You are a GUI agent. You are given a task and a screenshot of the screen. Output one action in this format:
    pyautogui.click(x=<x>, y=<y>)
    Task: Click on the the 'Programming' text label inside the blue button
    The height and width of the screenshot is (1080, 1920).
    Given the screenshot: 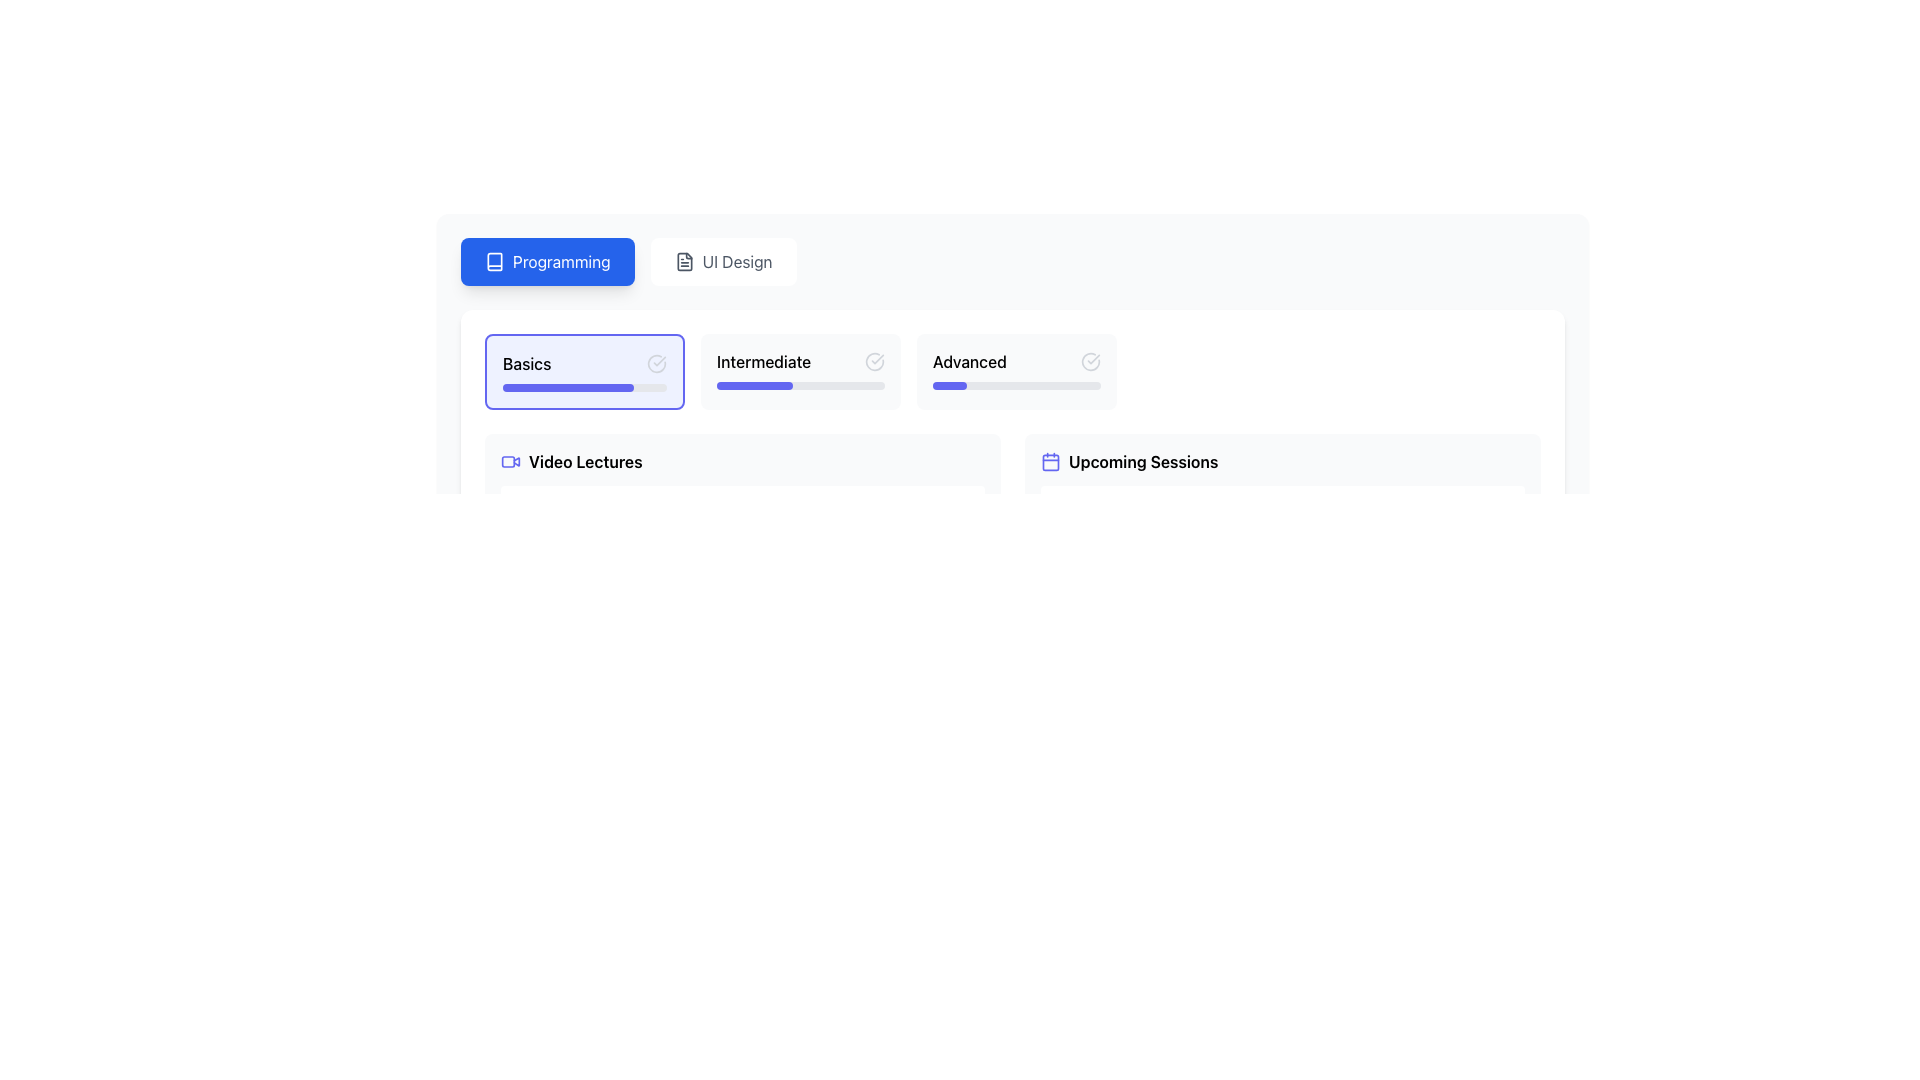 What is the action you would take?
    pyautogui.click(x=560, y=261)
    